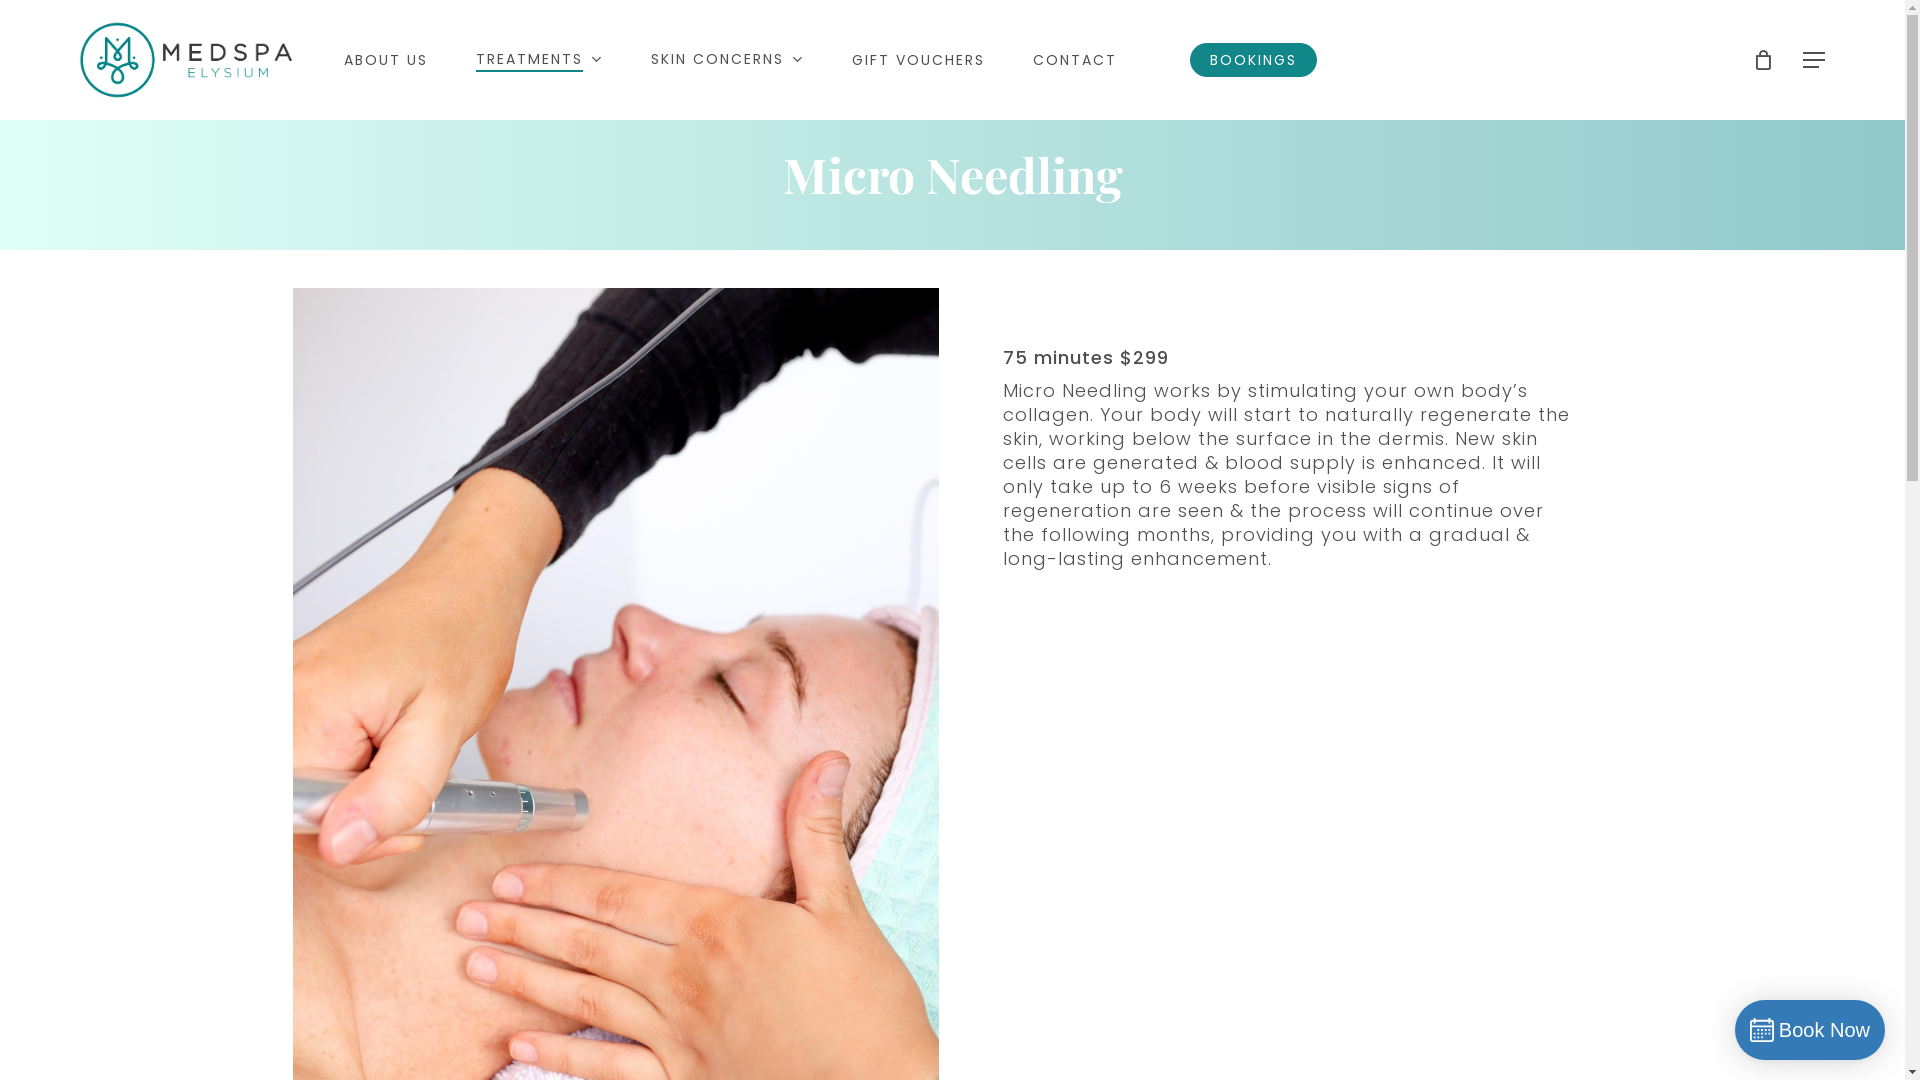 Image resolution: width=1920 pixels, height=1080 pixels. I want to click on 'ABOUT US', so click(344, 59).